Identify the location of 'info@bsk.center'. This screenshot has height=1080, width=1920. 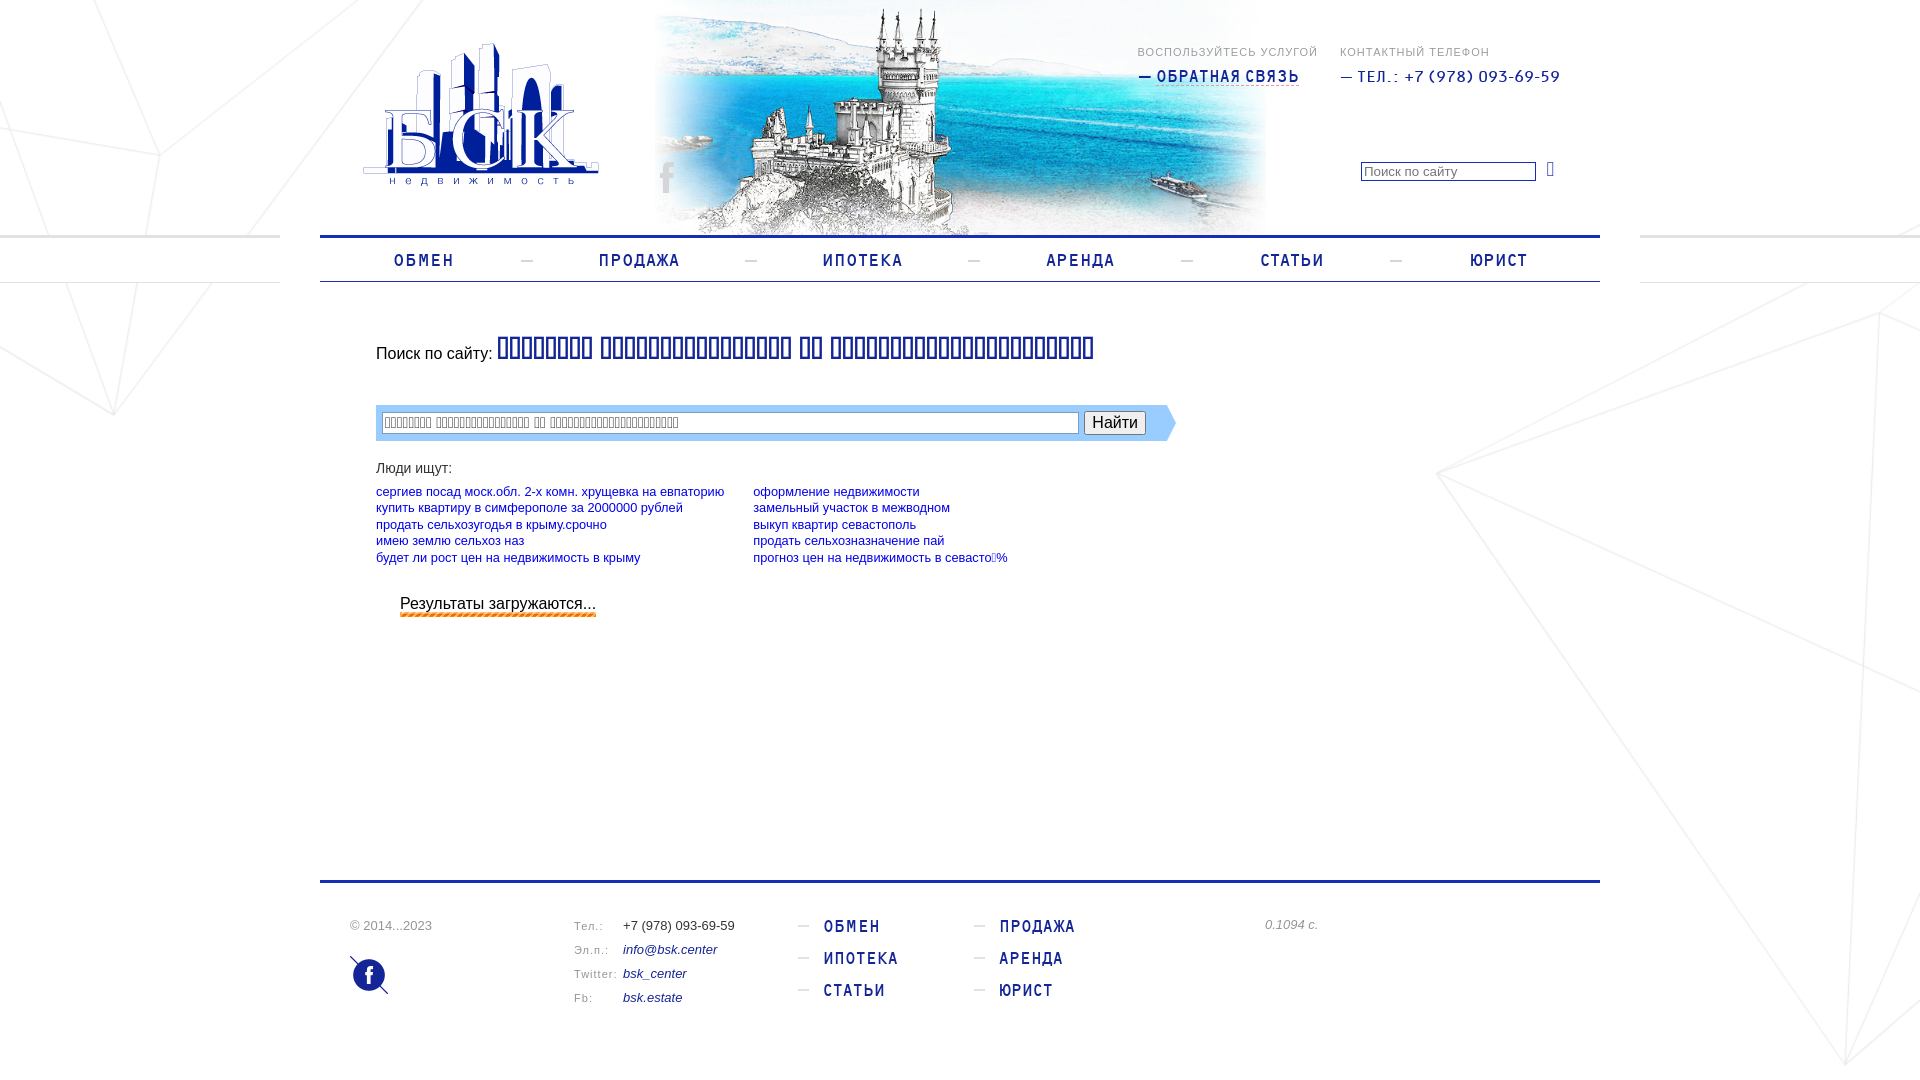
(670, 948).